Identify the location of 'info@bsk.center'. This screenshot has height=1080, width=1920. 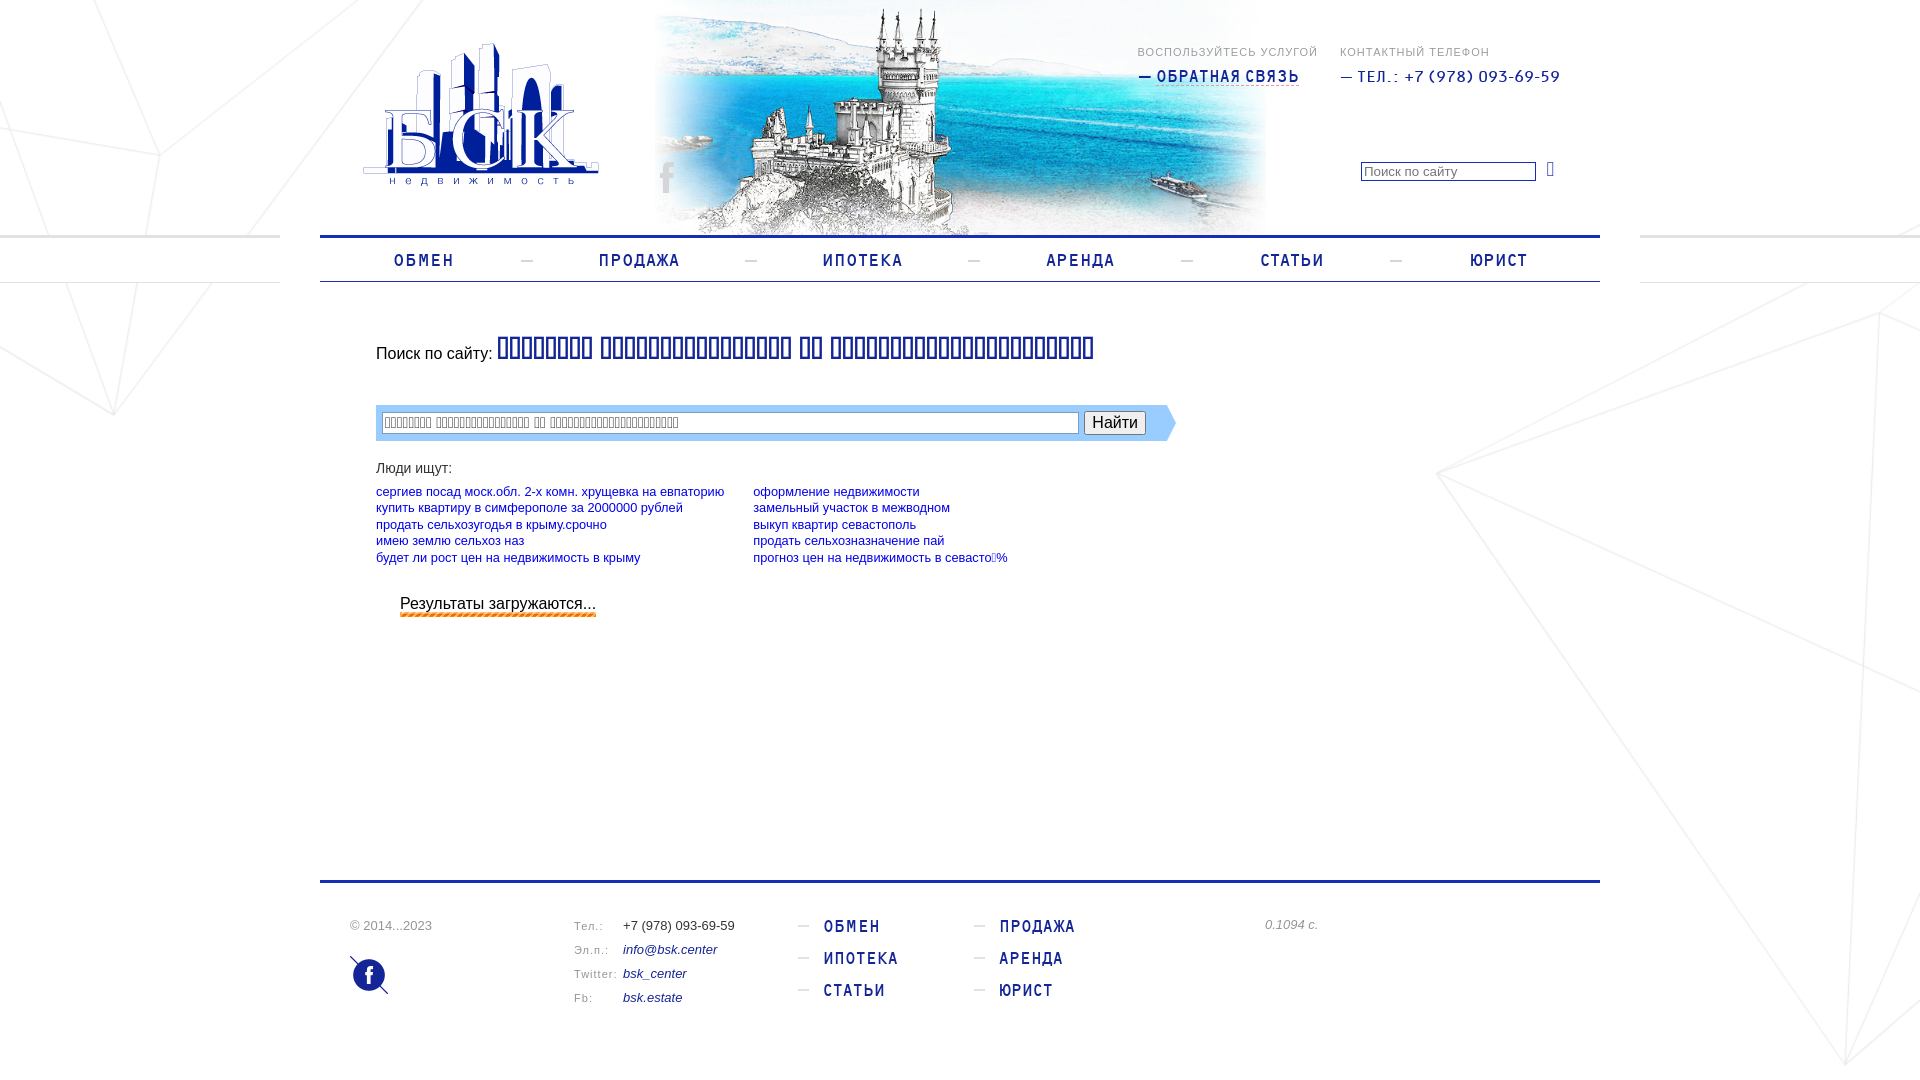
(670, 948).